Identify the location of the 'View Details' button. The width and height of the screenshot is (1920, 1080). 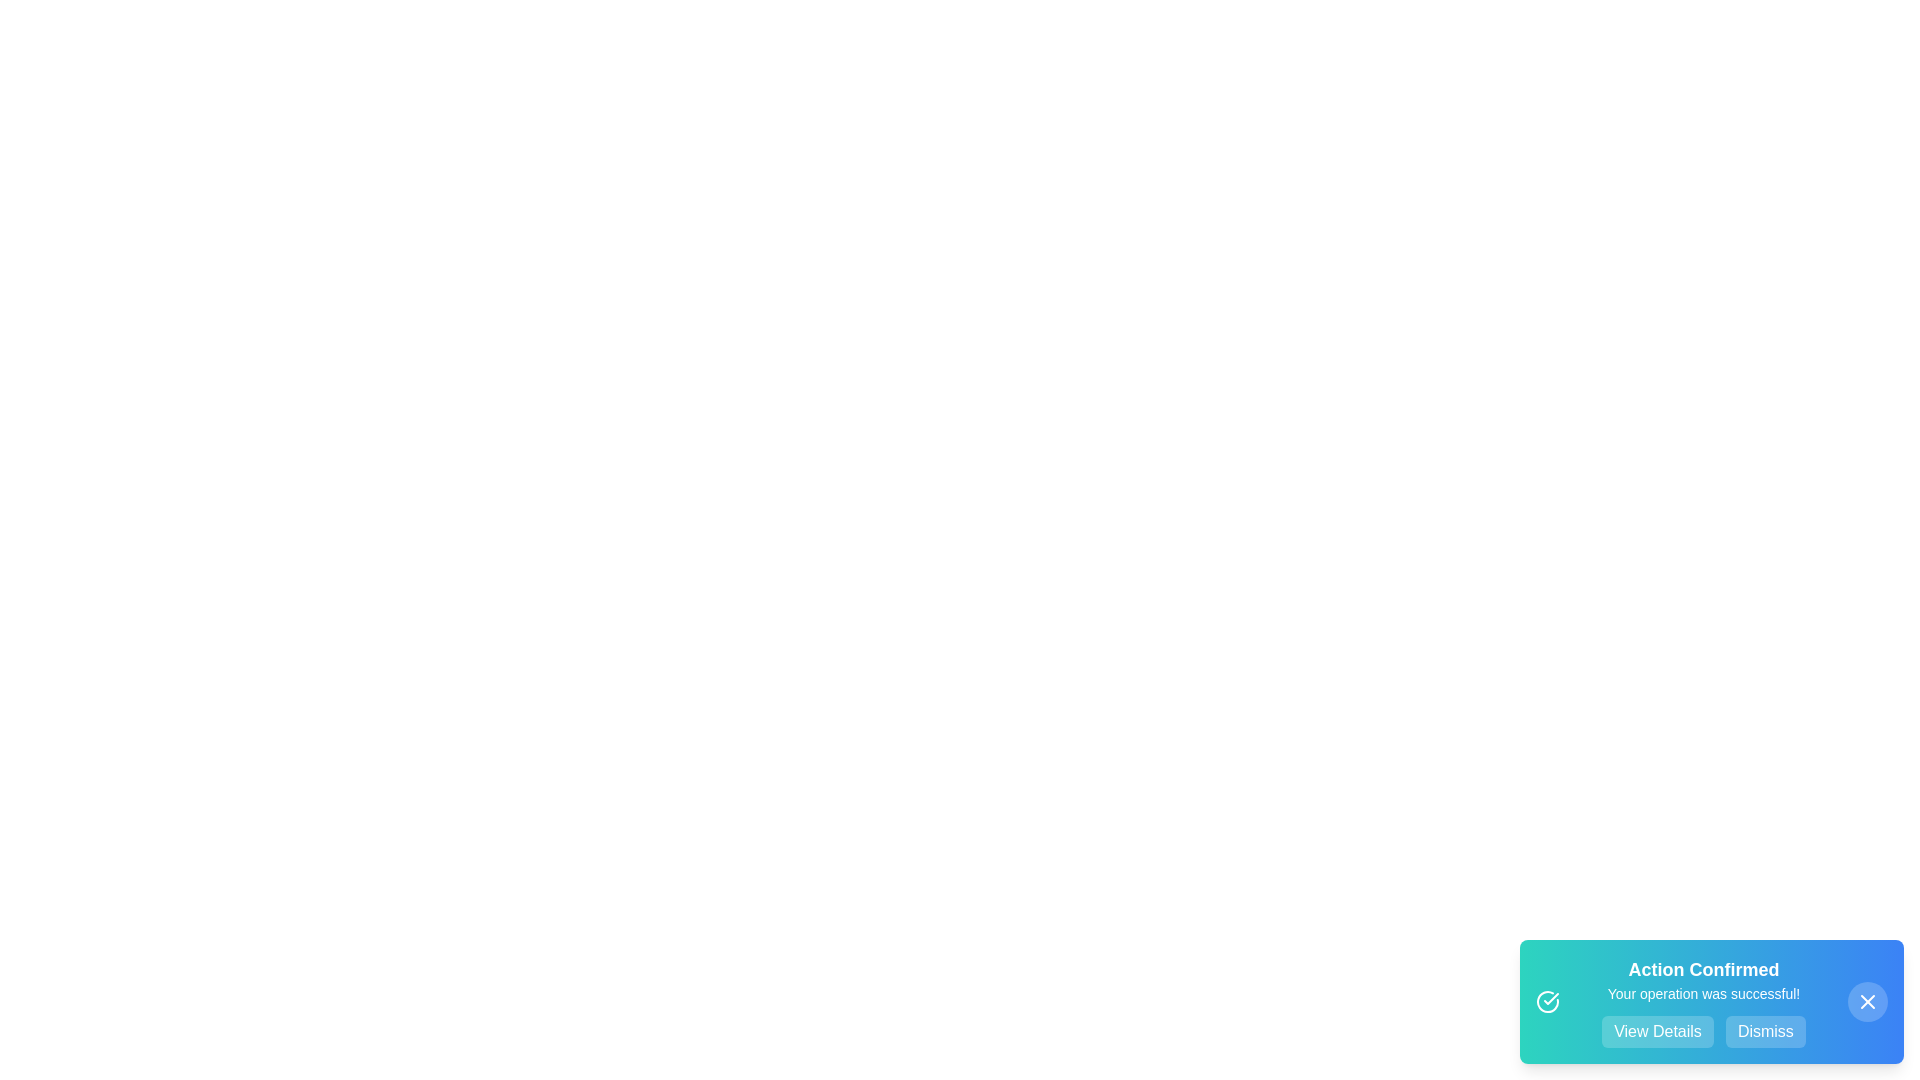
(1657, 1032).